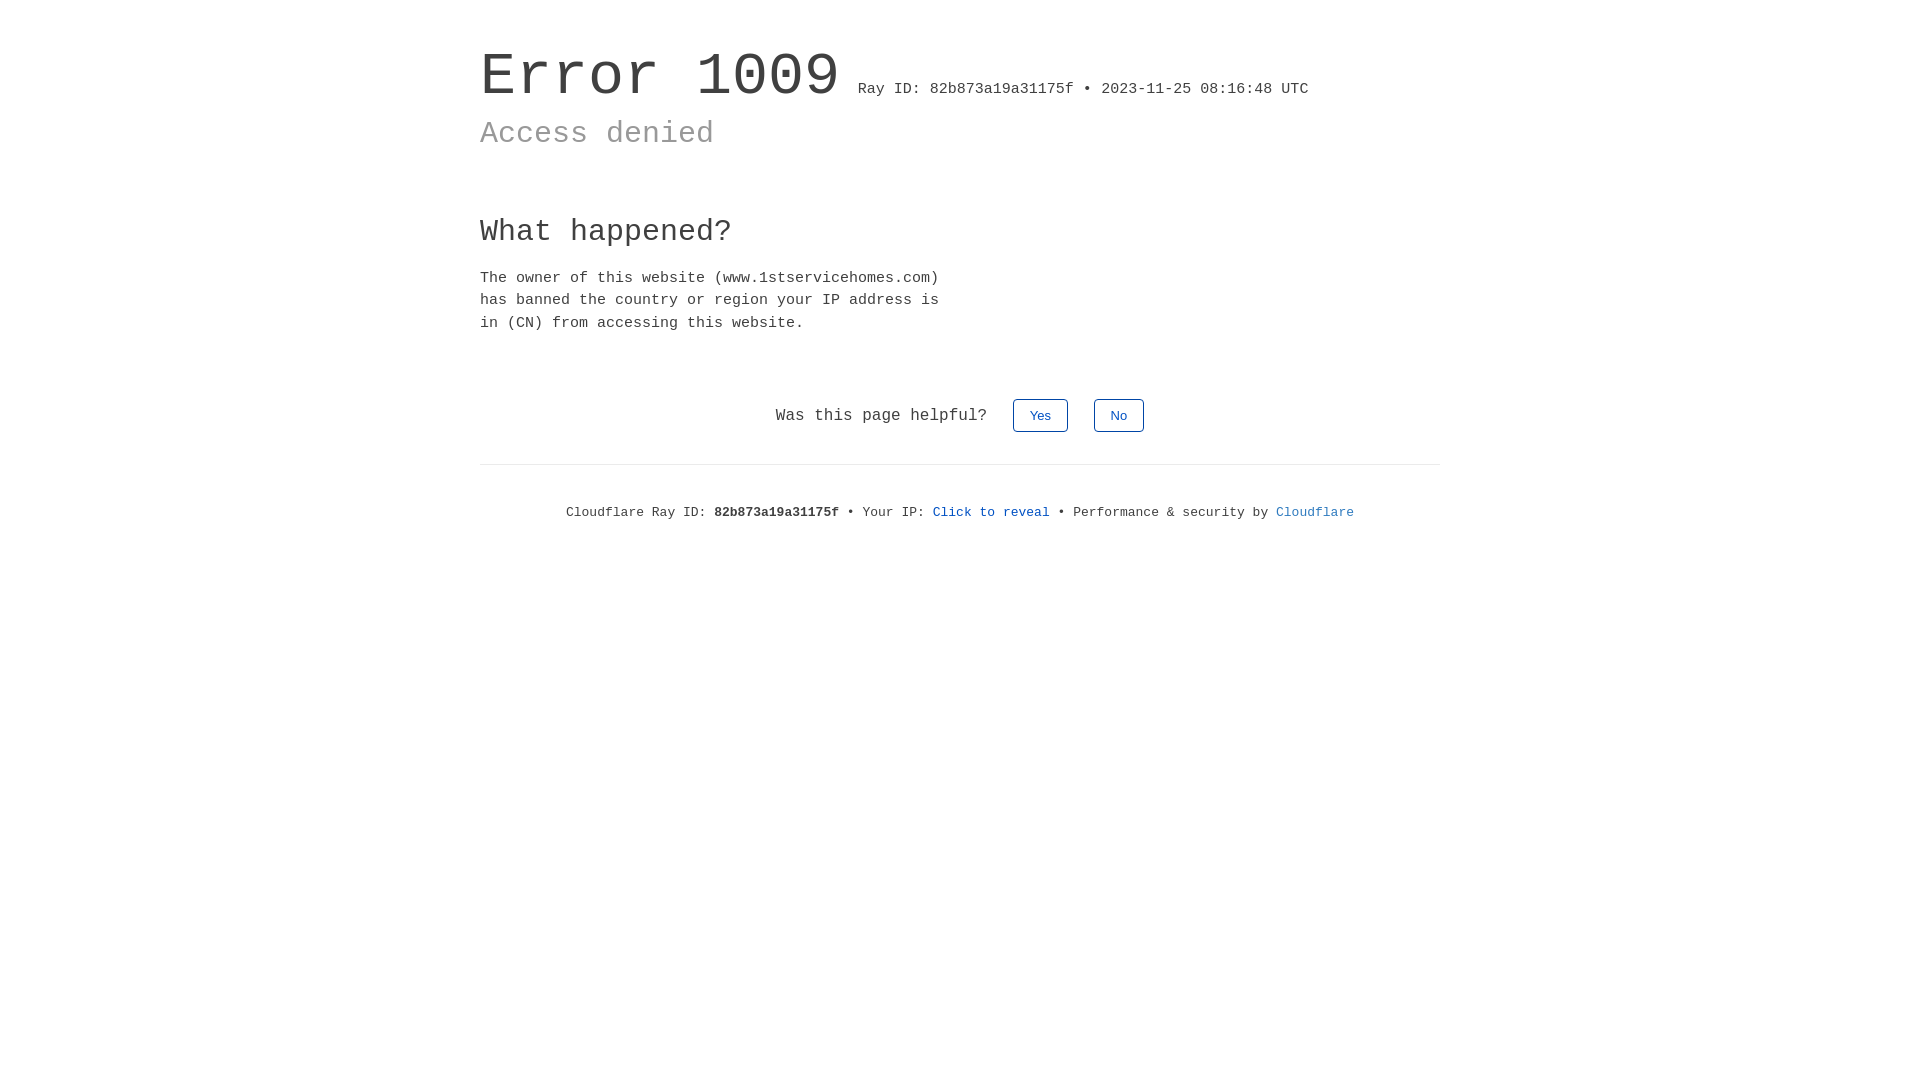  What do you see at coordinates (991, 511) in the screenshot?
I see `'Click to reveal'` at bounding box center [991, 511].